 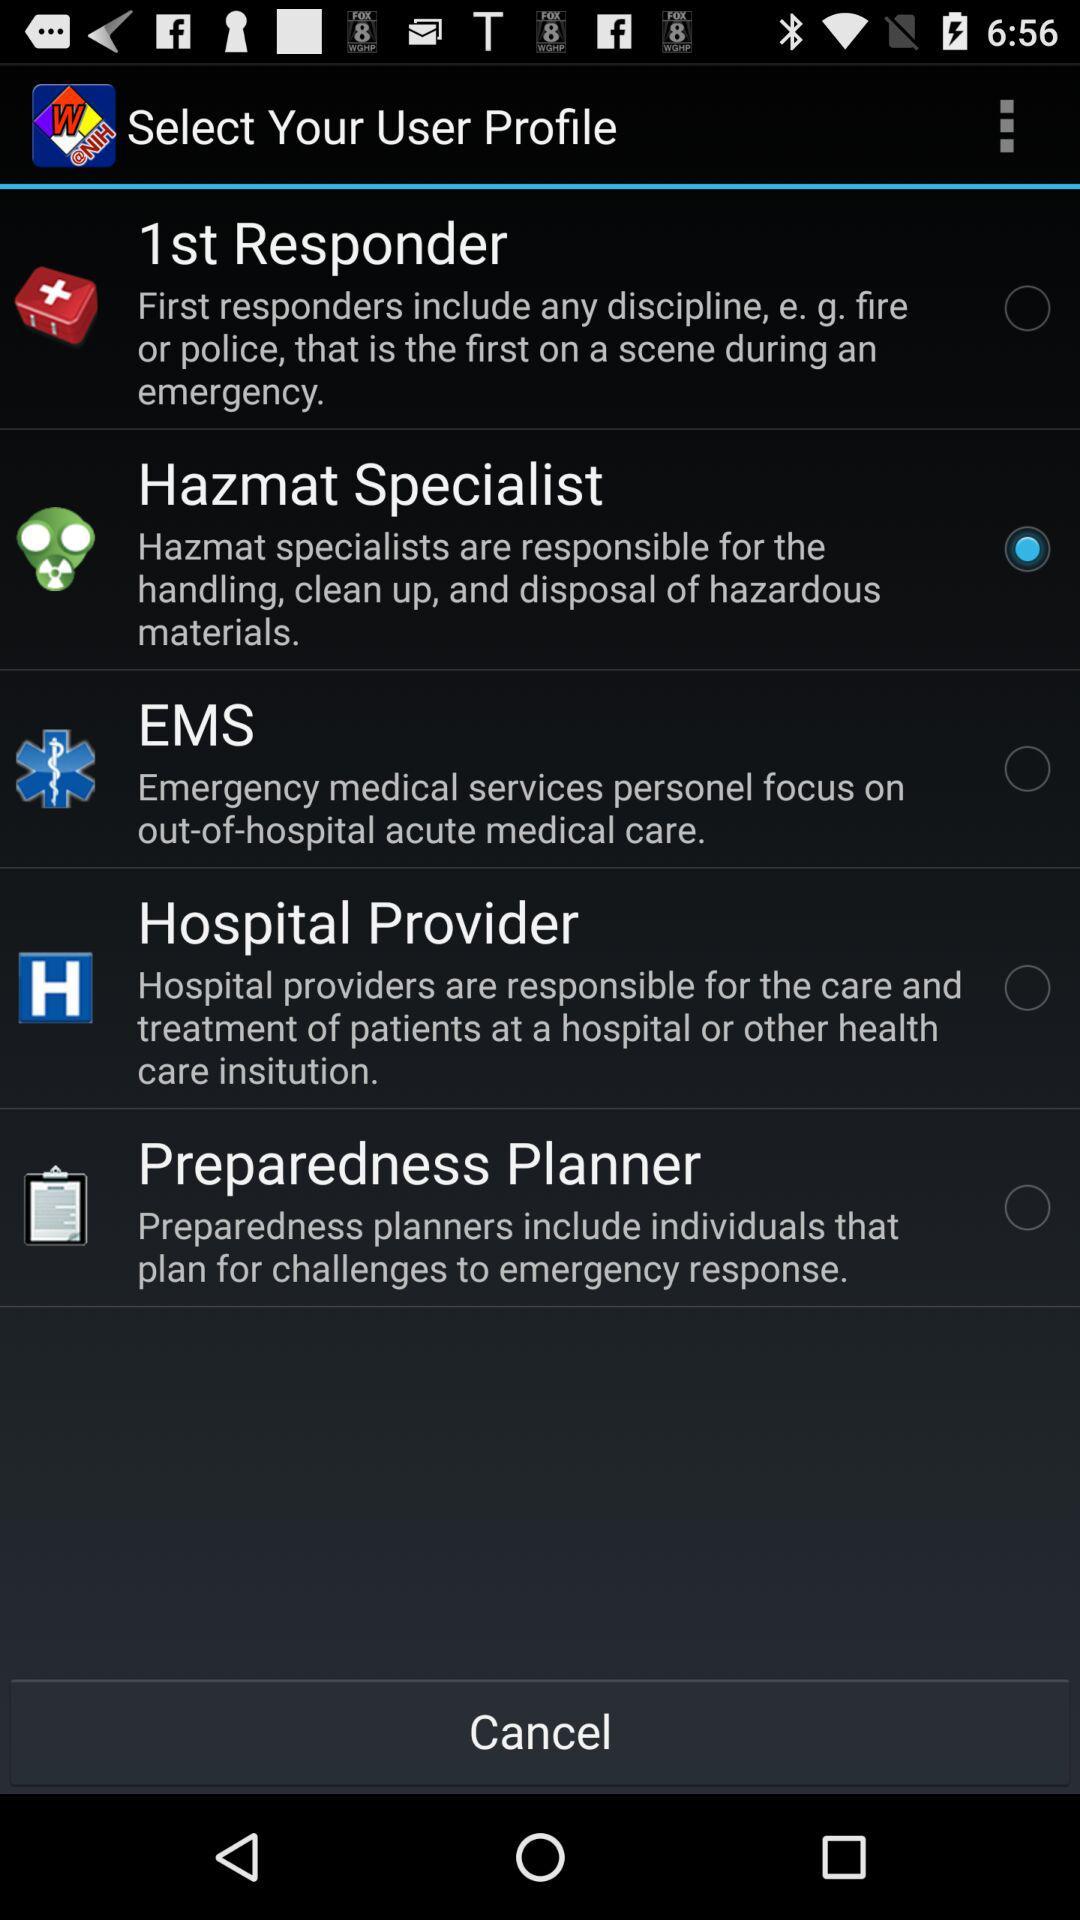 What do you see at coordinates (321, 240) in the screenshot?
I see `the 1st responder item` at bounding box center [321, 240].